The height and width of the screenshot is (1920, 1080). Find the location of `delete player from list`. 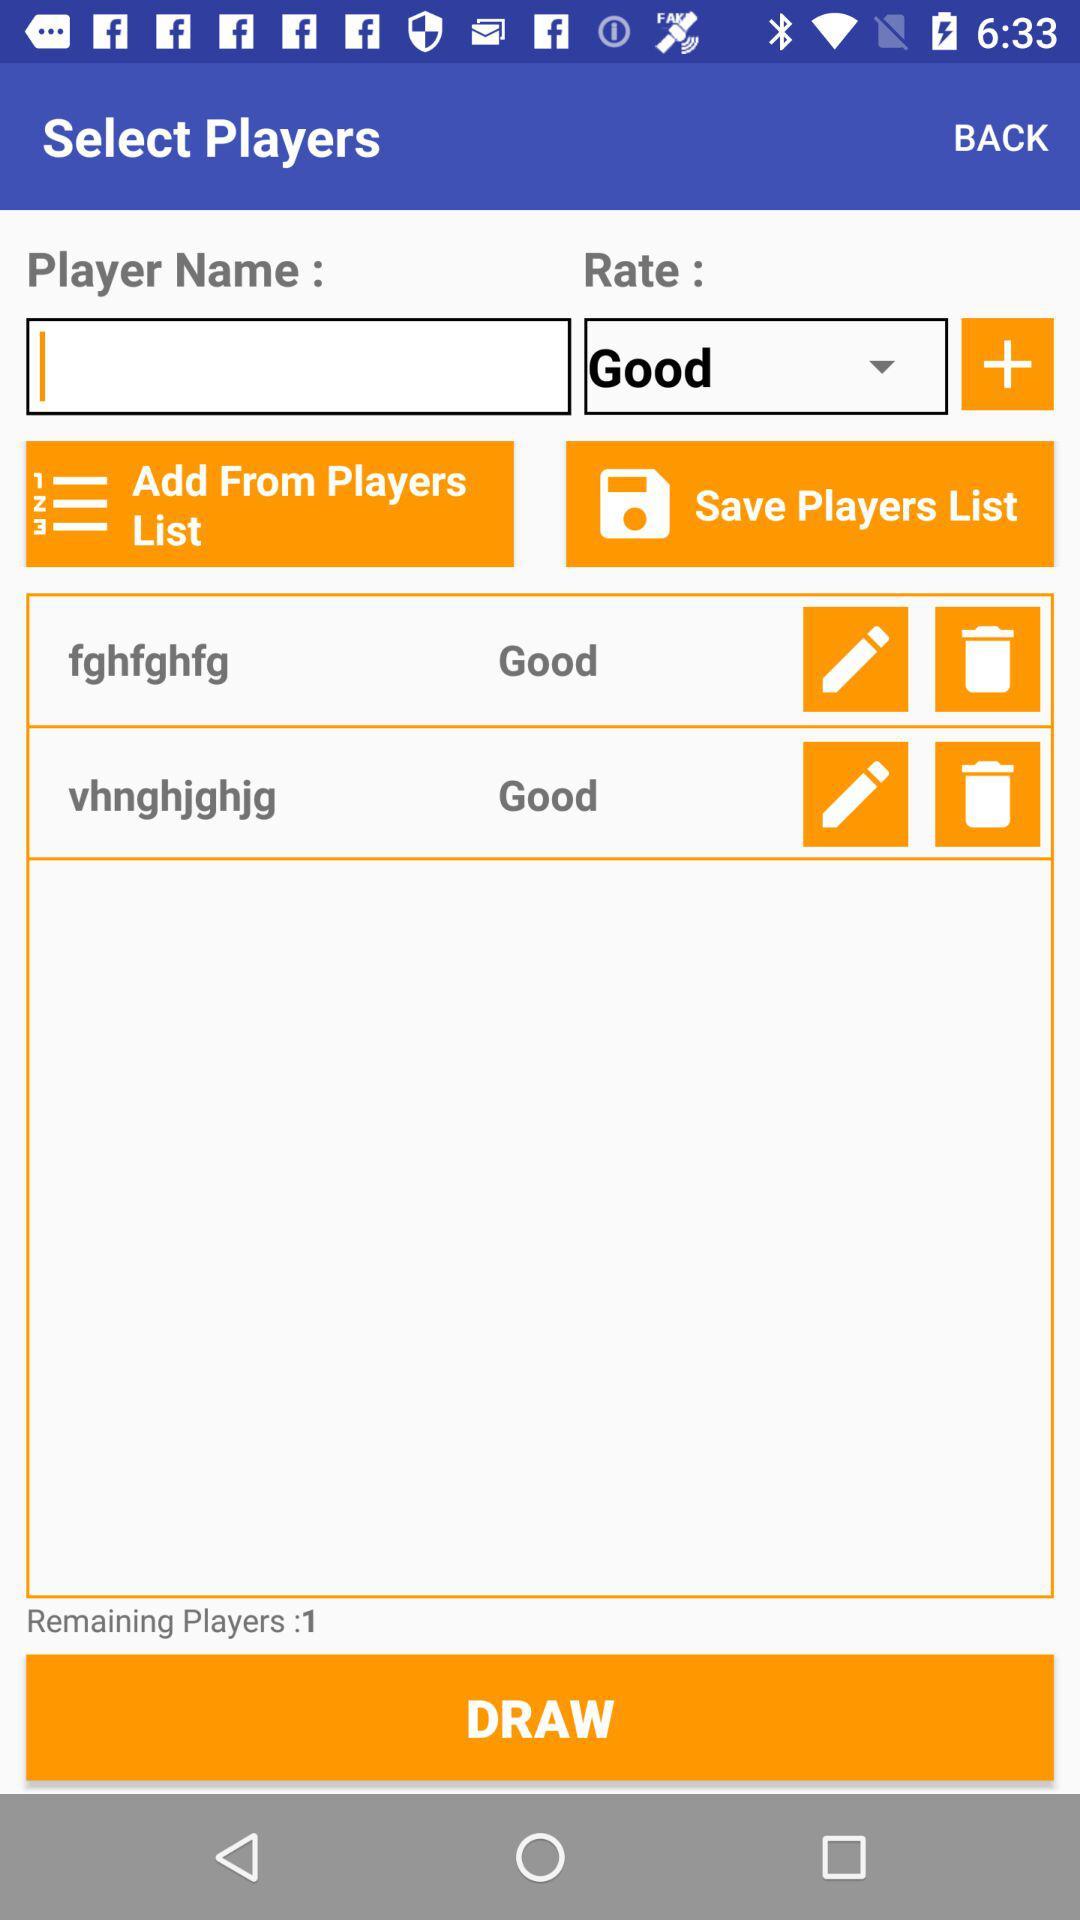

delete player from list is located at coordinates (986, 659).